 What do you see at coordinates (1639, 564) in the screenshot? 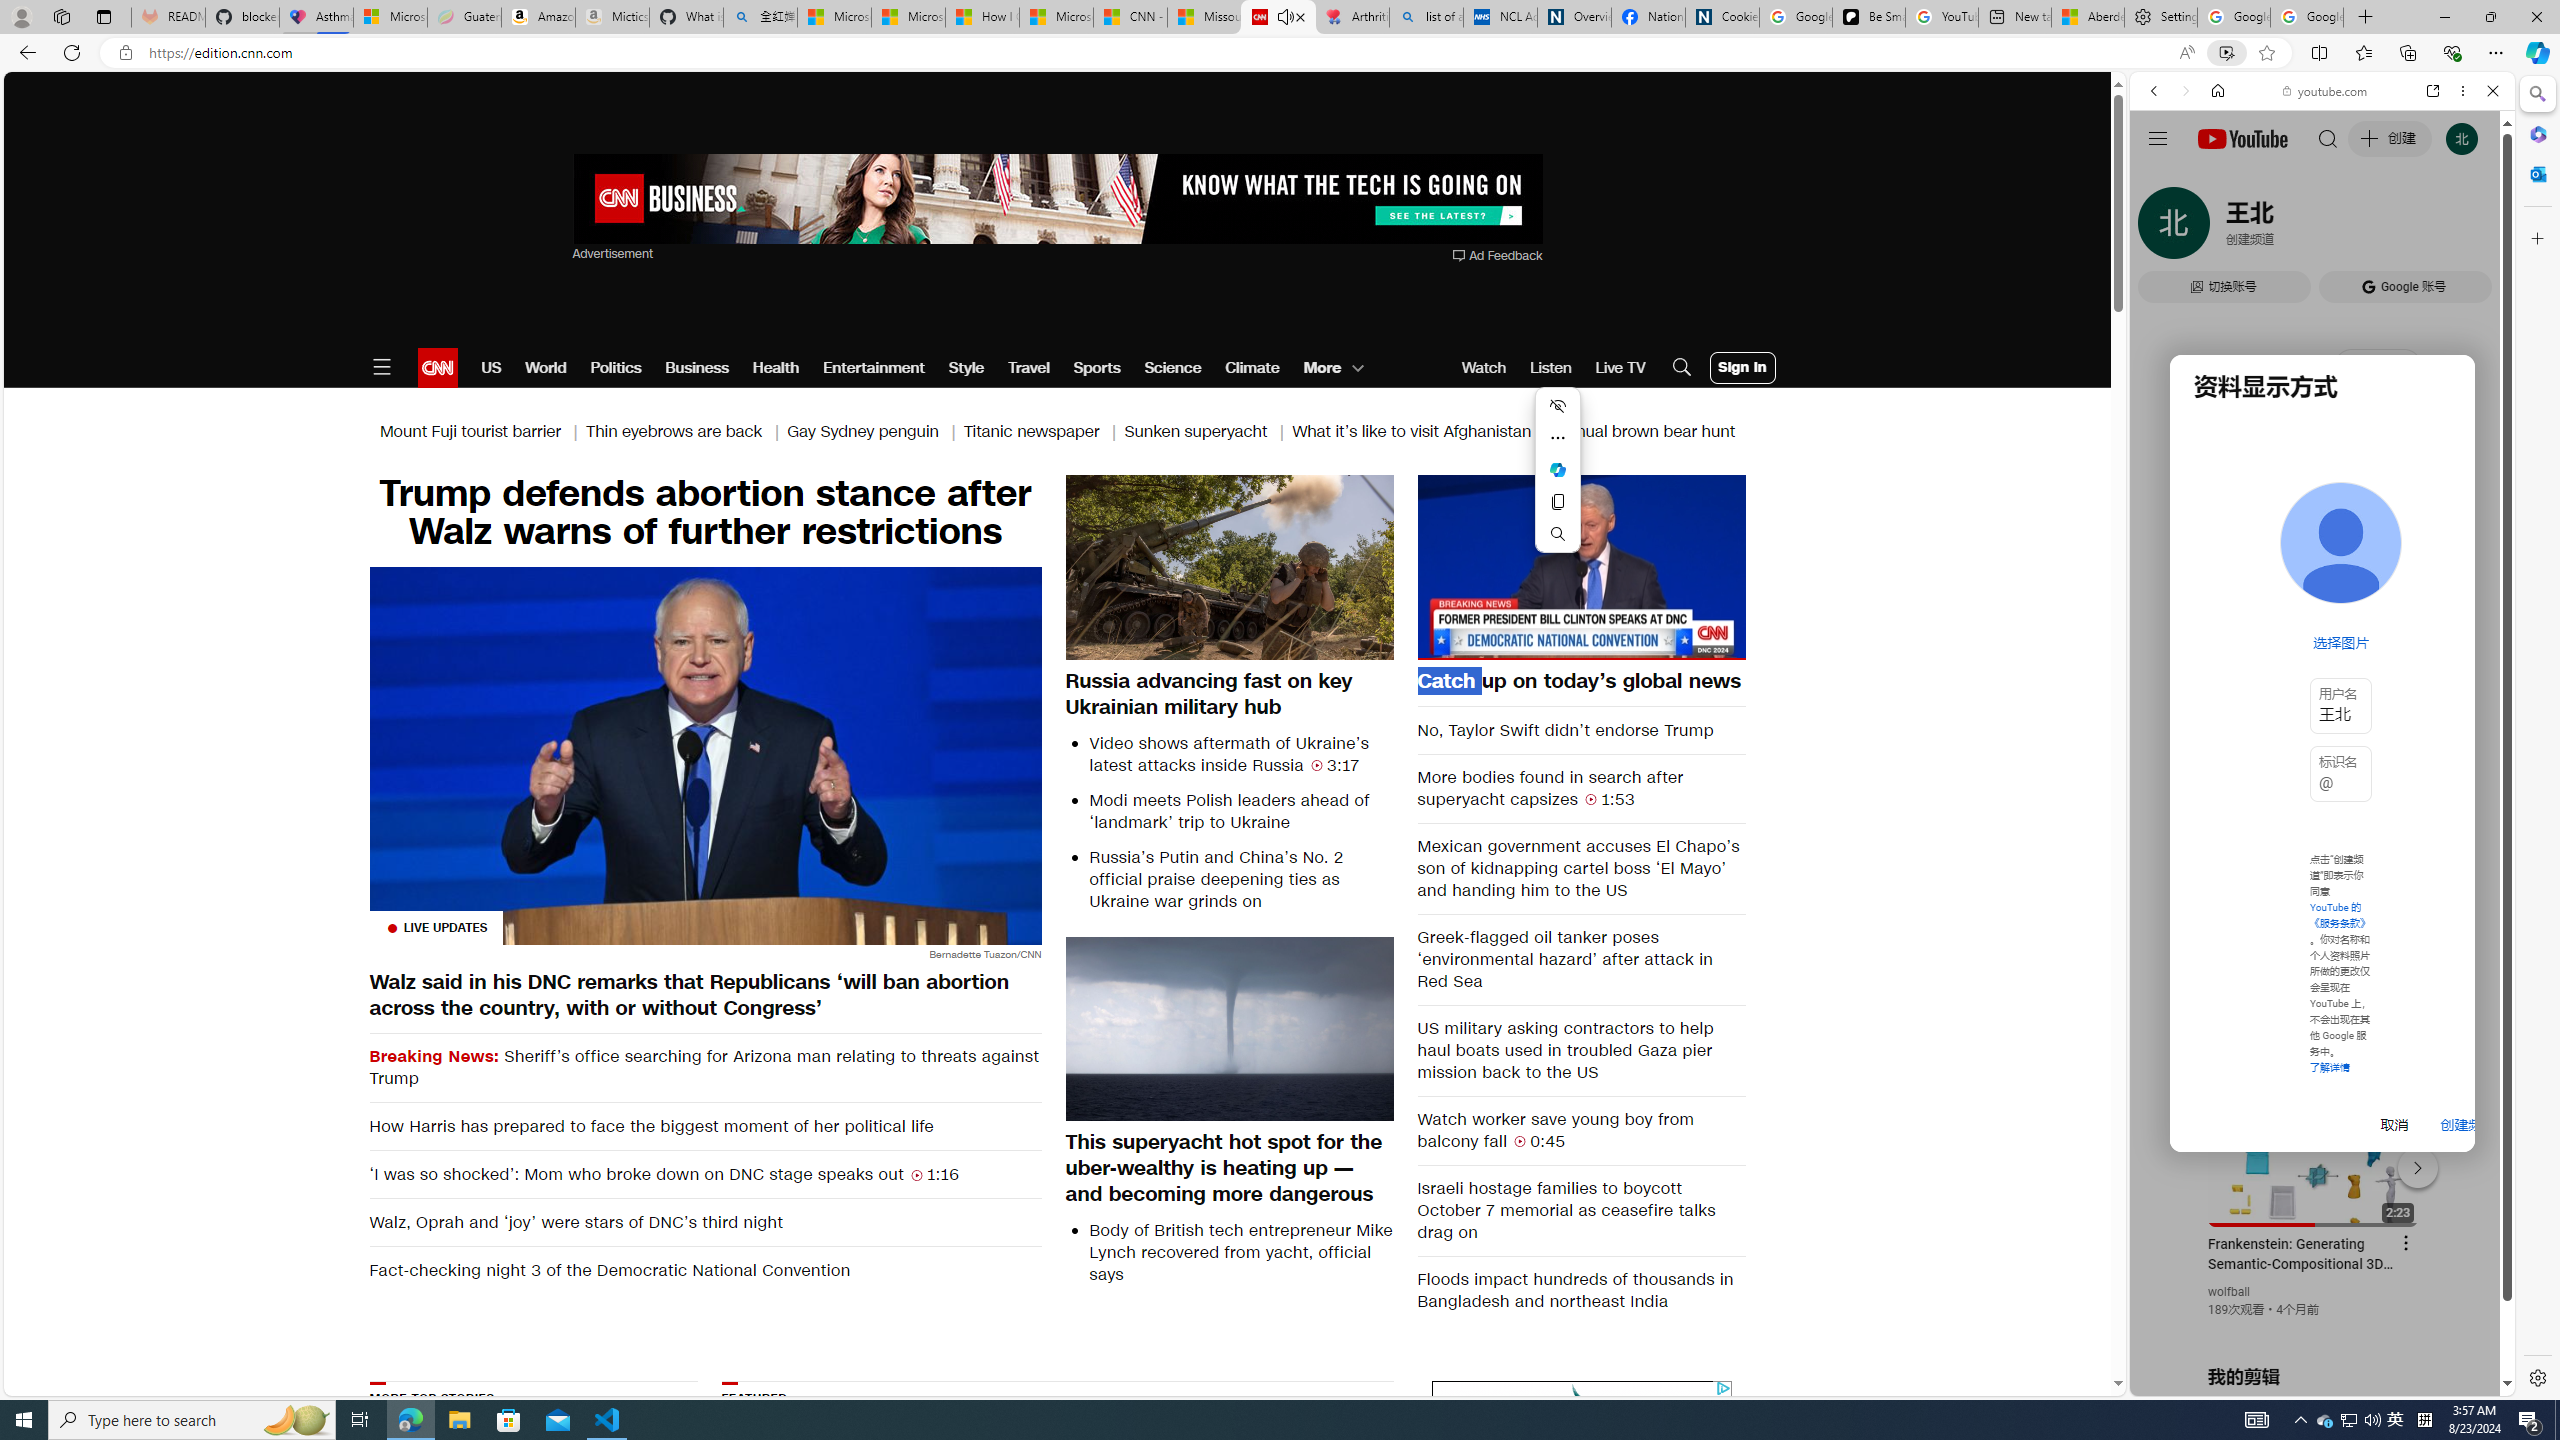
I see `'Forward 10 seconds'` at bounding box center [1639, 564].